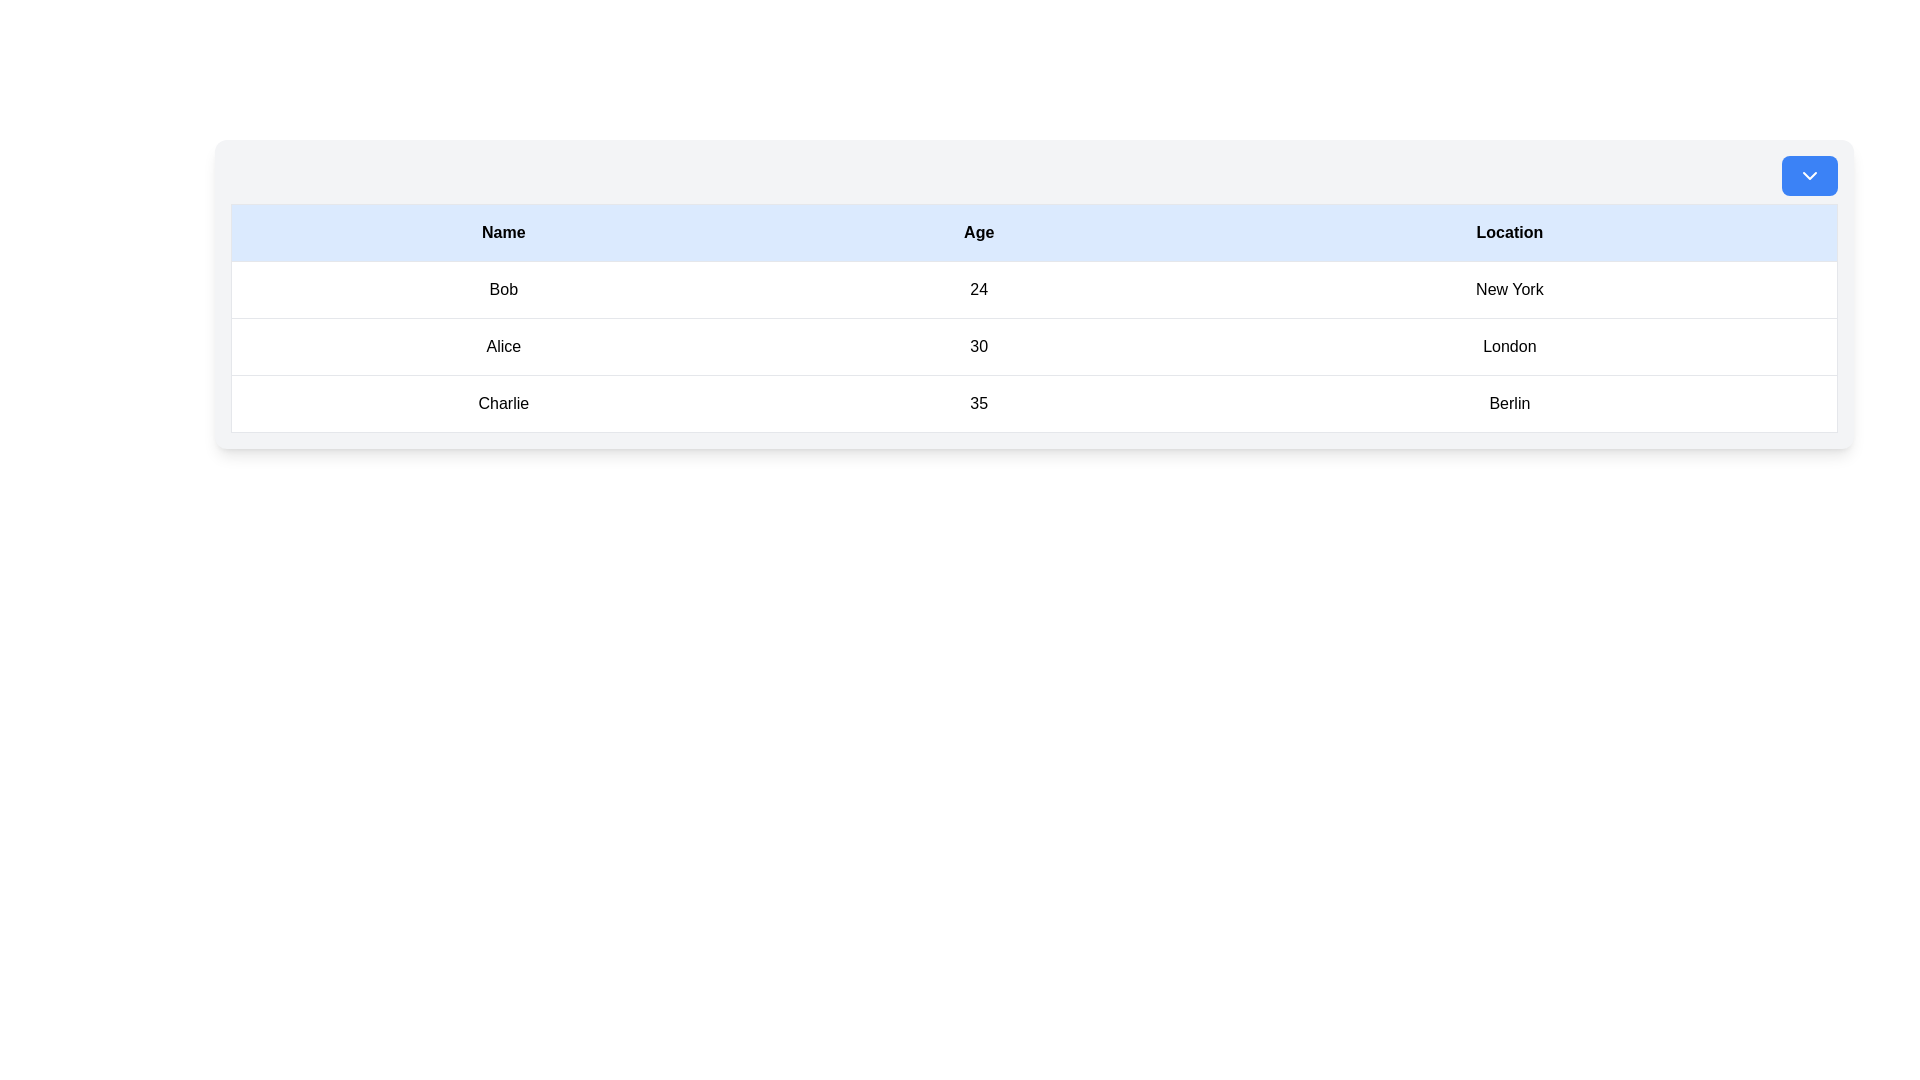 This screenshot has height=1080, width=1920. What do you see at coordinates (1510, 231) in the screenshot?
I see `the rightmost column header of the table labeled 'Location'` at bounding box center [1510, 231].